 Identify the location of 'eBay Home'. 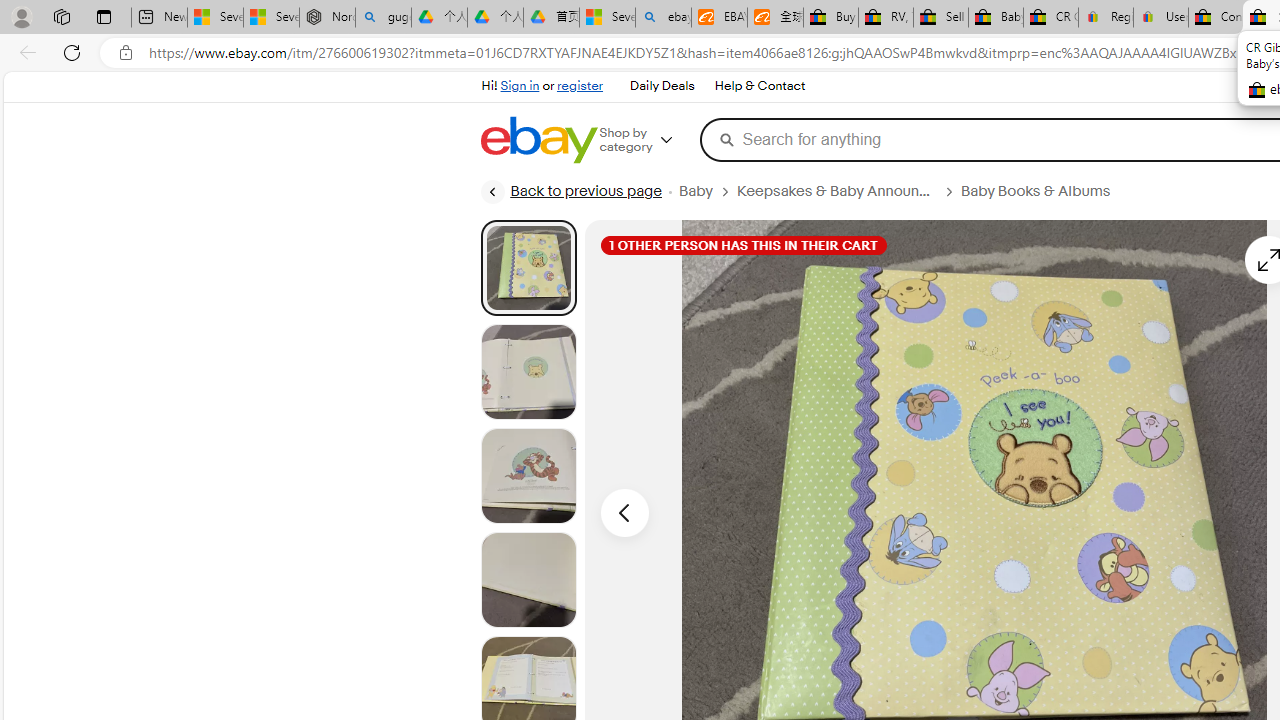
(538, 139).